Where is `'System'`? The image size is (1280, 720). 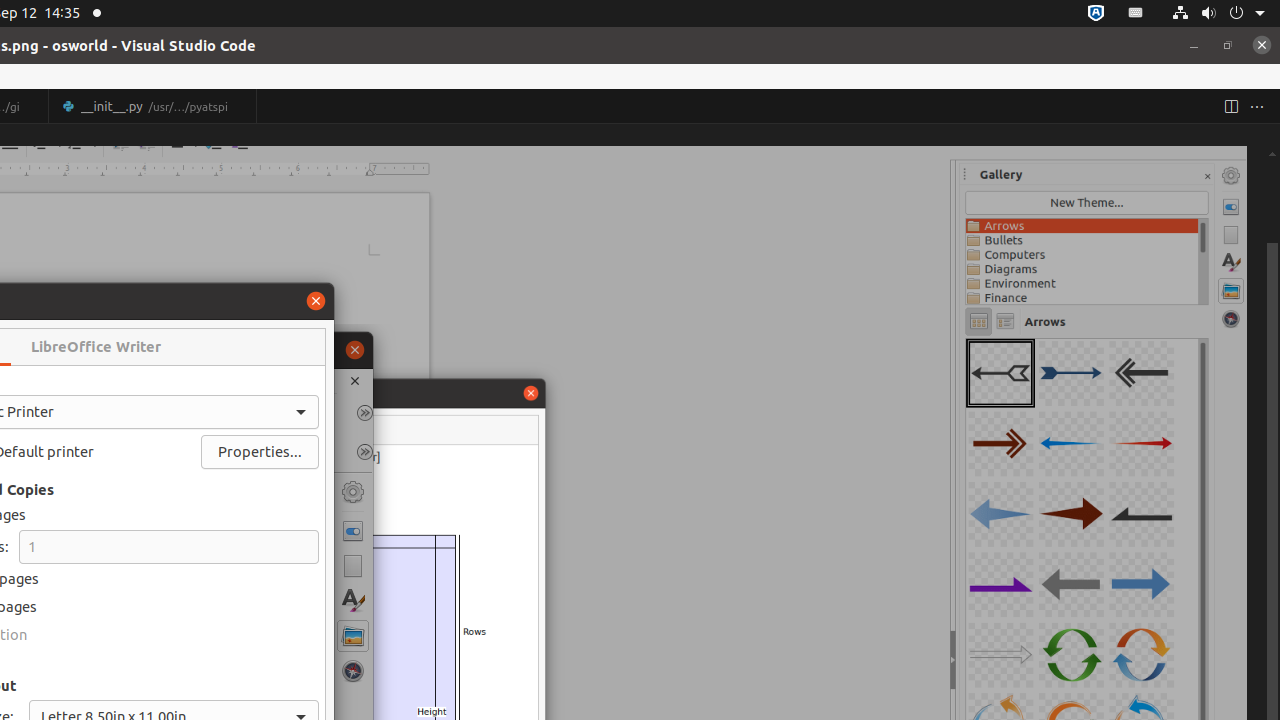 'System' is located at coordinates (1217, 13).